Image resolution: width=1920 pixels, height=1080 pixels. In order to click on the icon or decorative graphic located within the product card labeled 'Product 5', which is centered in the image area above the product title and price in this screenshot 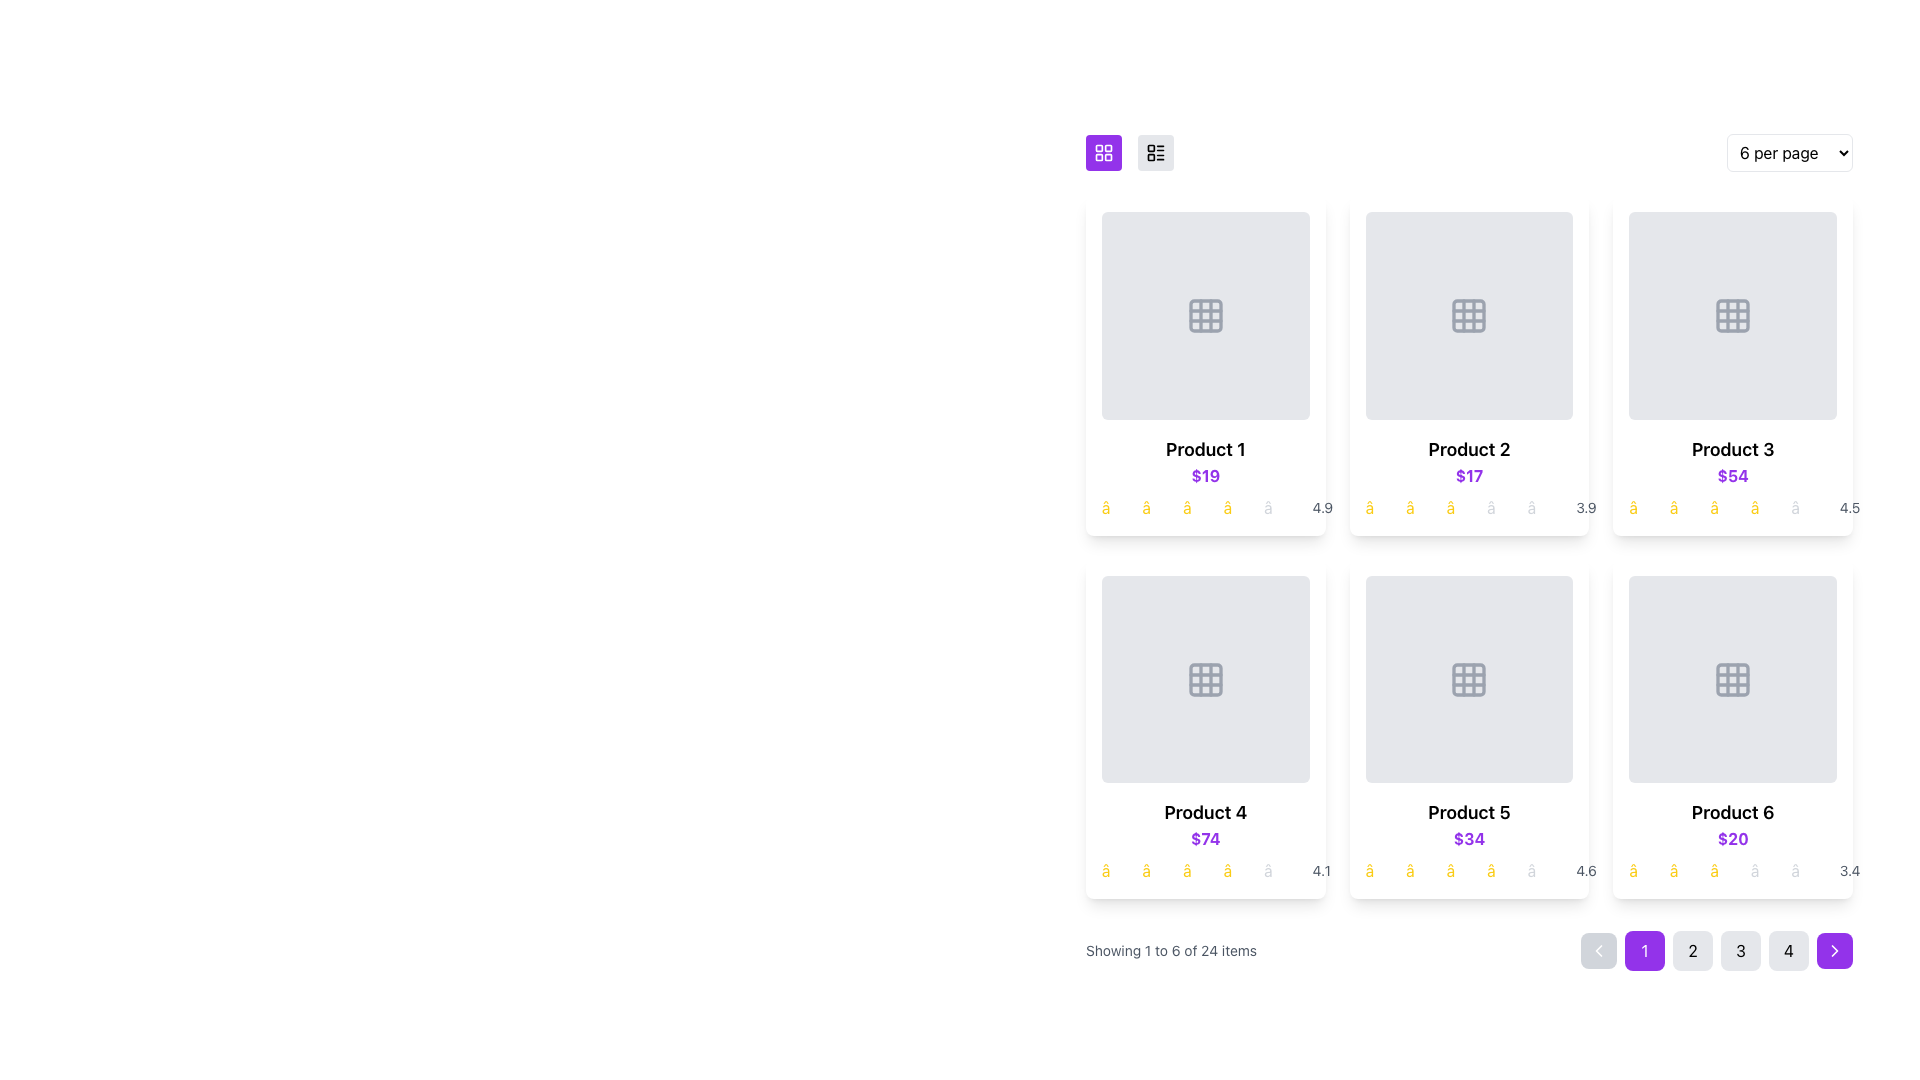, I will do `click(1469, 678)`.